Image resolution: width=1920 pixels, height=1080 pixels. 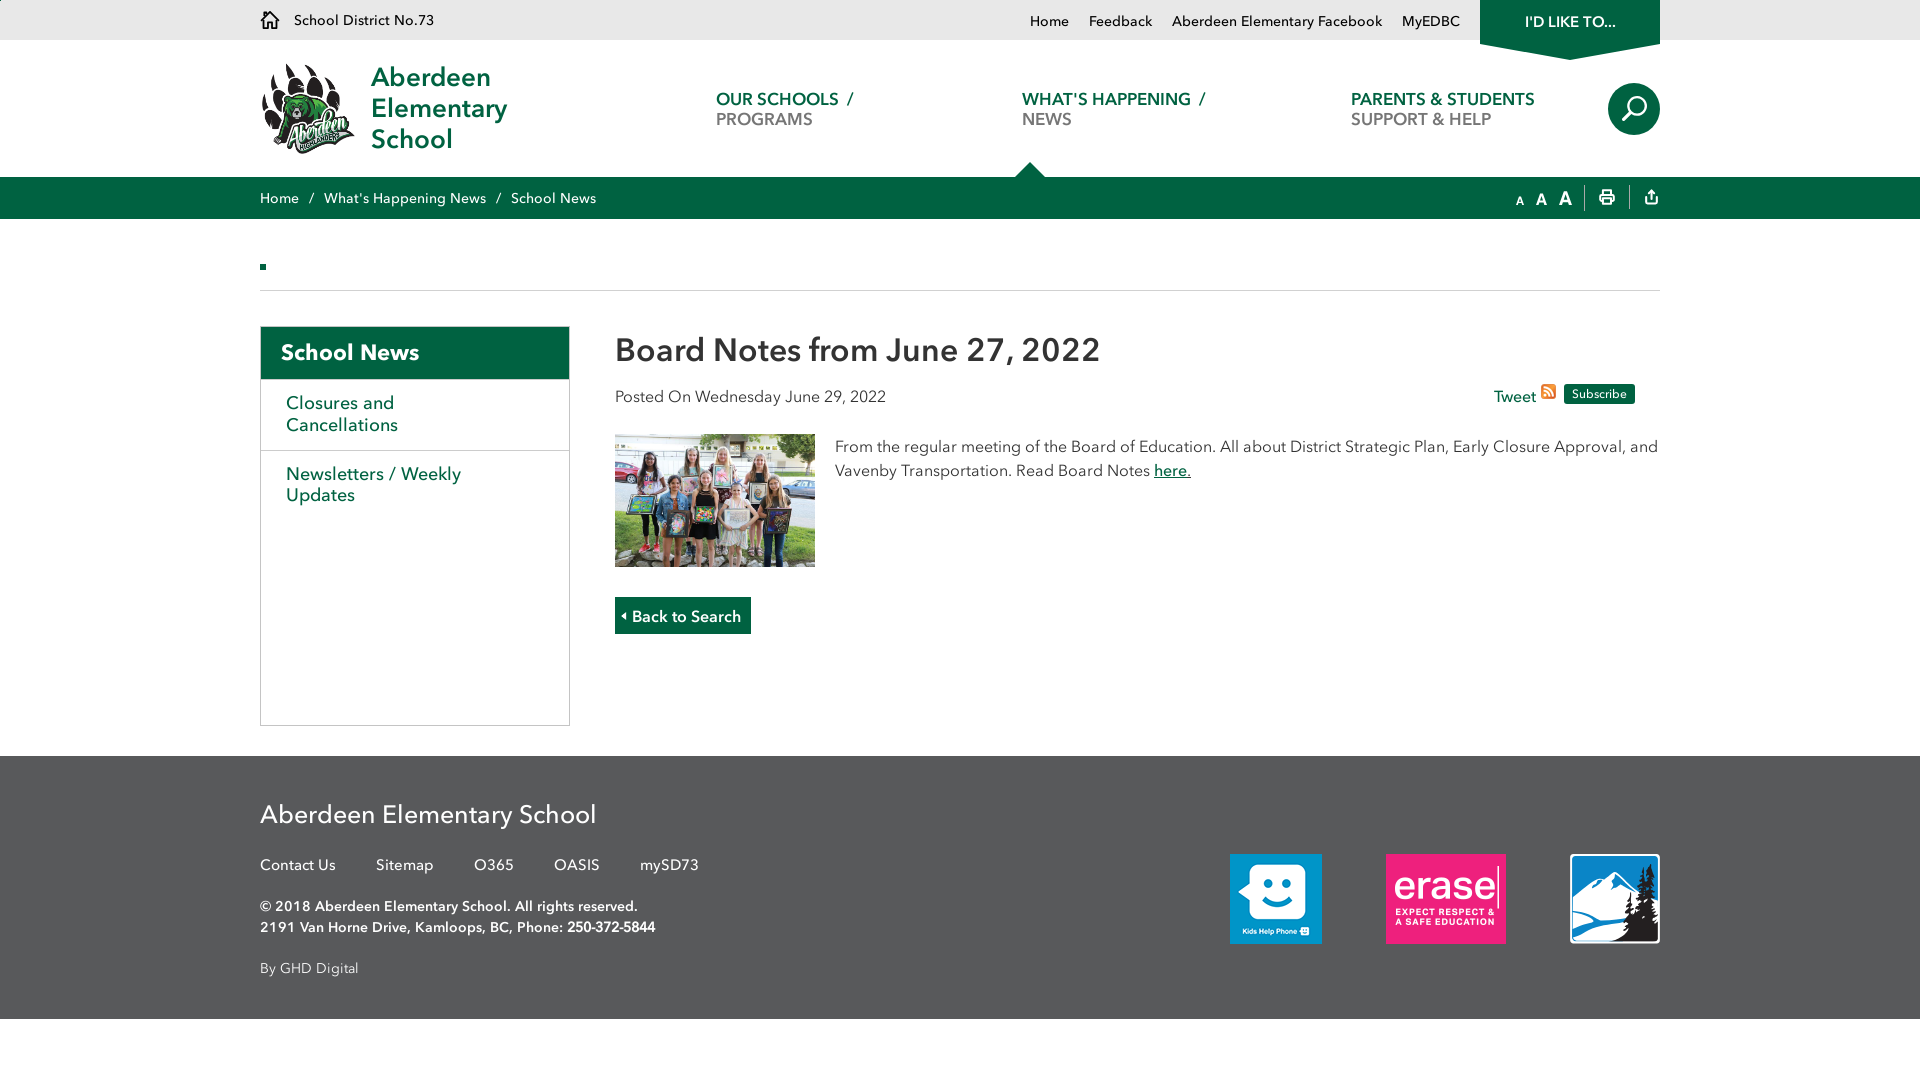 I want to click on 'Home', so click(x=258, y=198).